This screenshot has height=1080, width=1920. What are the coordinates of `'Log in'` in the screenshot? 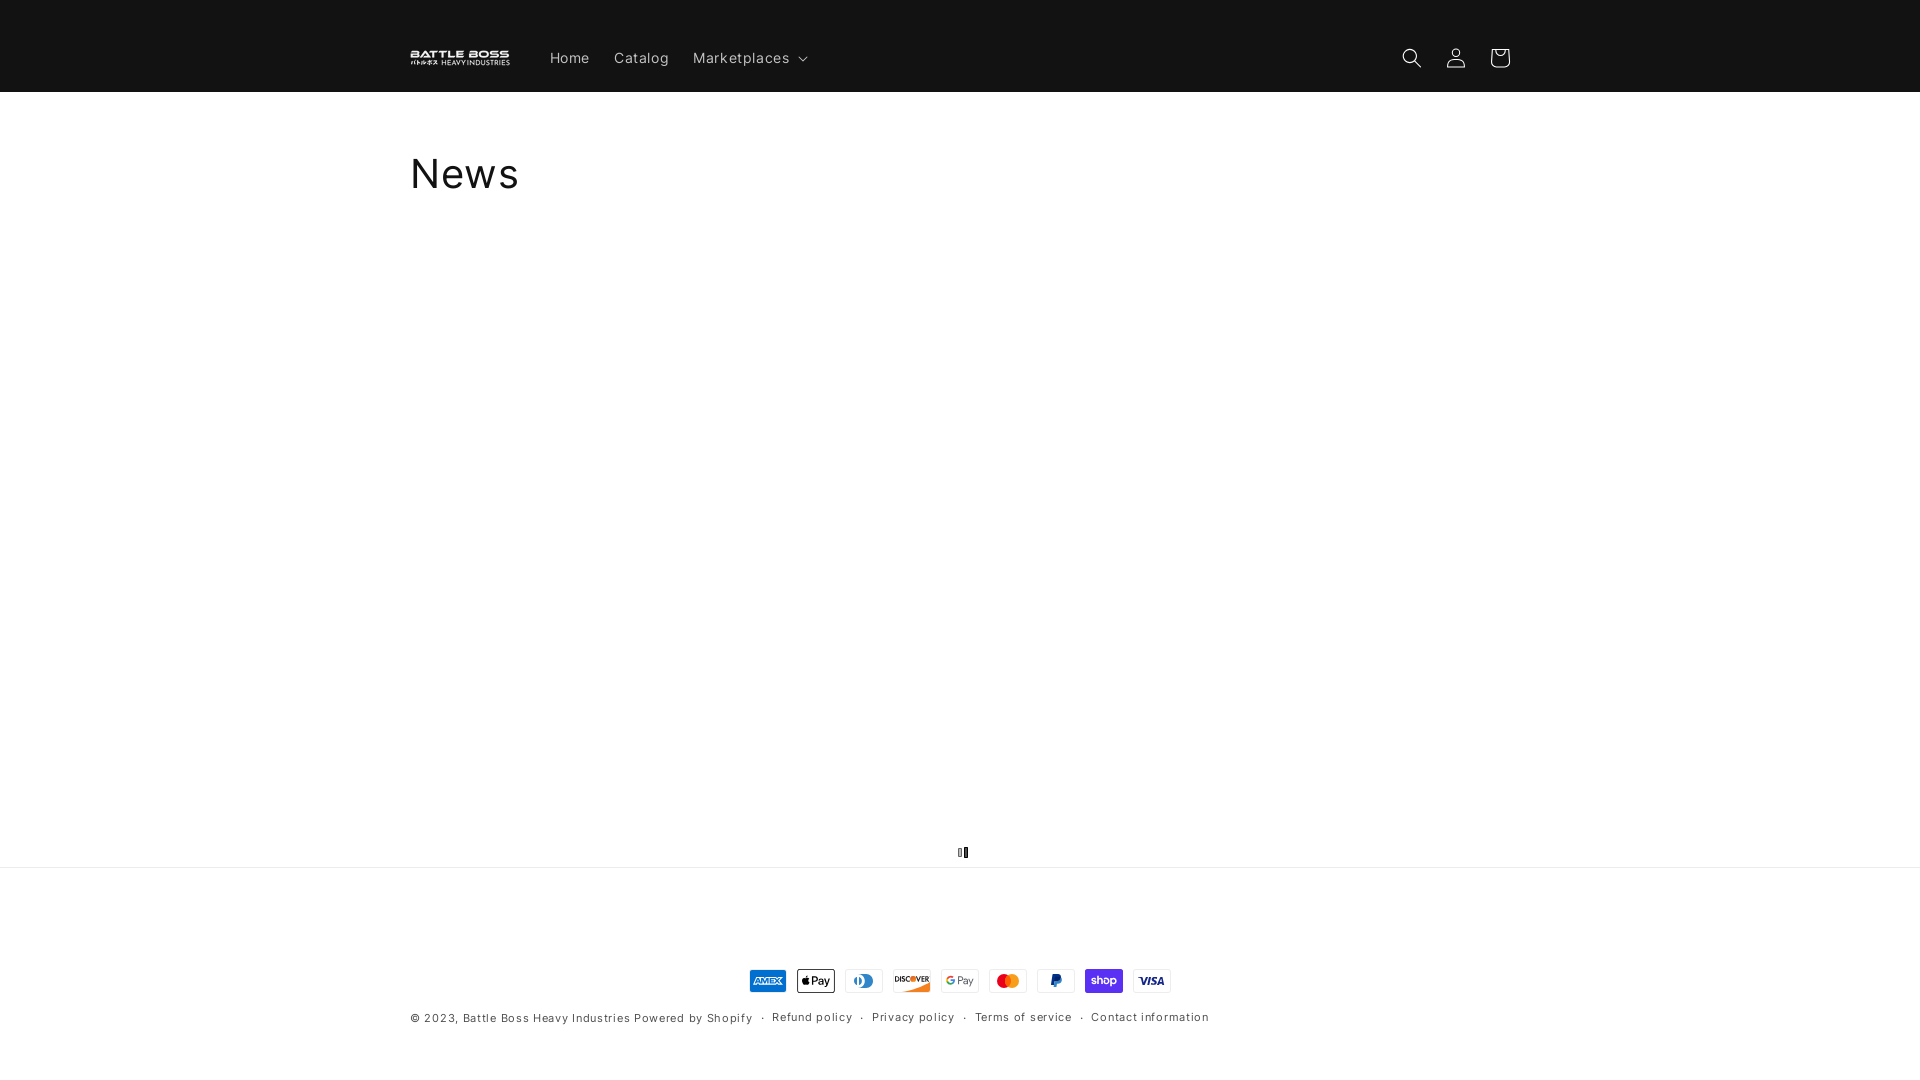 It's located at (1433, 56).